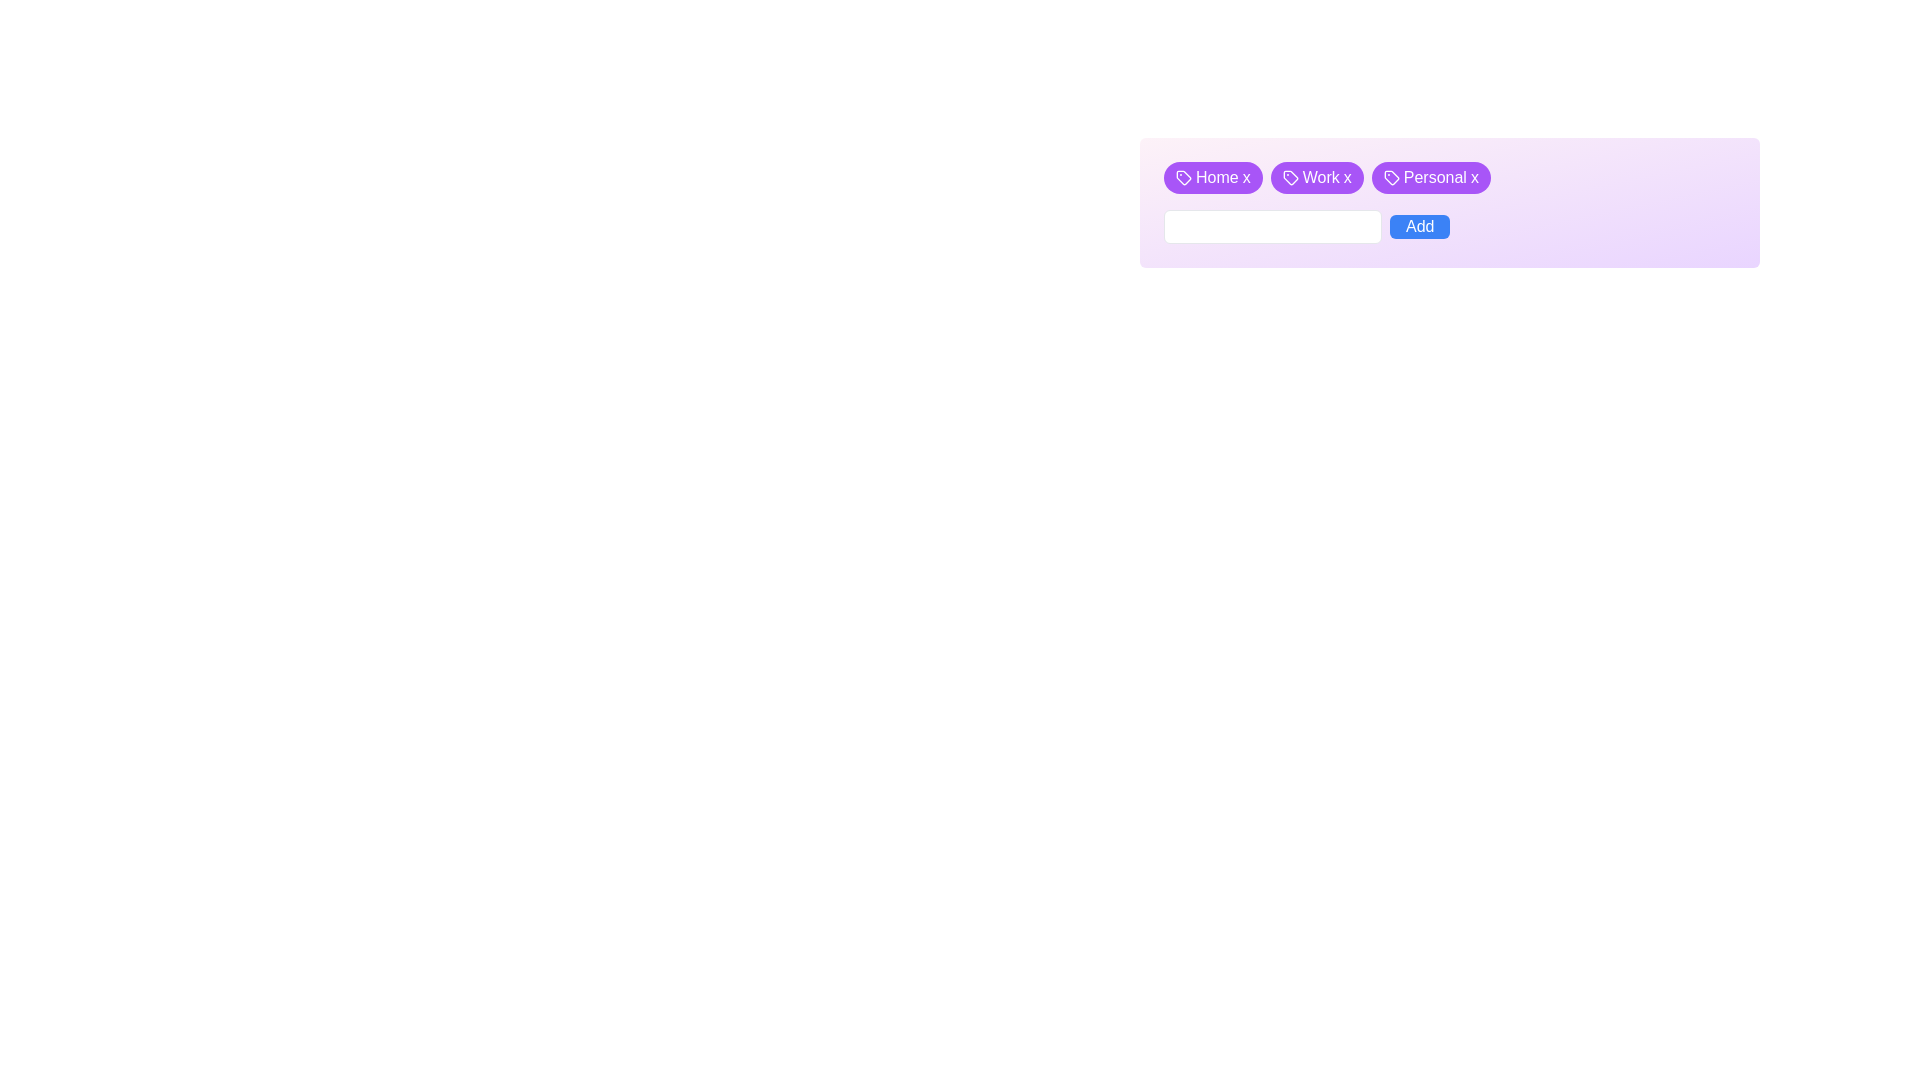  What do you see at coordinates (1434, 176) in the screenshot?
I see `the 'Personal' button, which is the third button in a row of buttons located in the top-right corner of the interface, visually represented by white text on a purple background` at bounding box center [1434, 176].